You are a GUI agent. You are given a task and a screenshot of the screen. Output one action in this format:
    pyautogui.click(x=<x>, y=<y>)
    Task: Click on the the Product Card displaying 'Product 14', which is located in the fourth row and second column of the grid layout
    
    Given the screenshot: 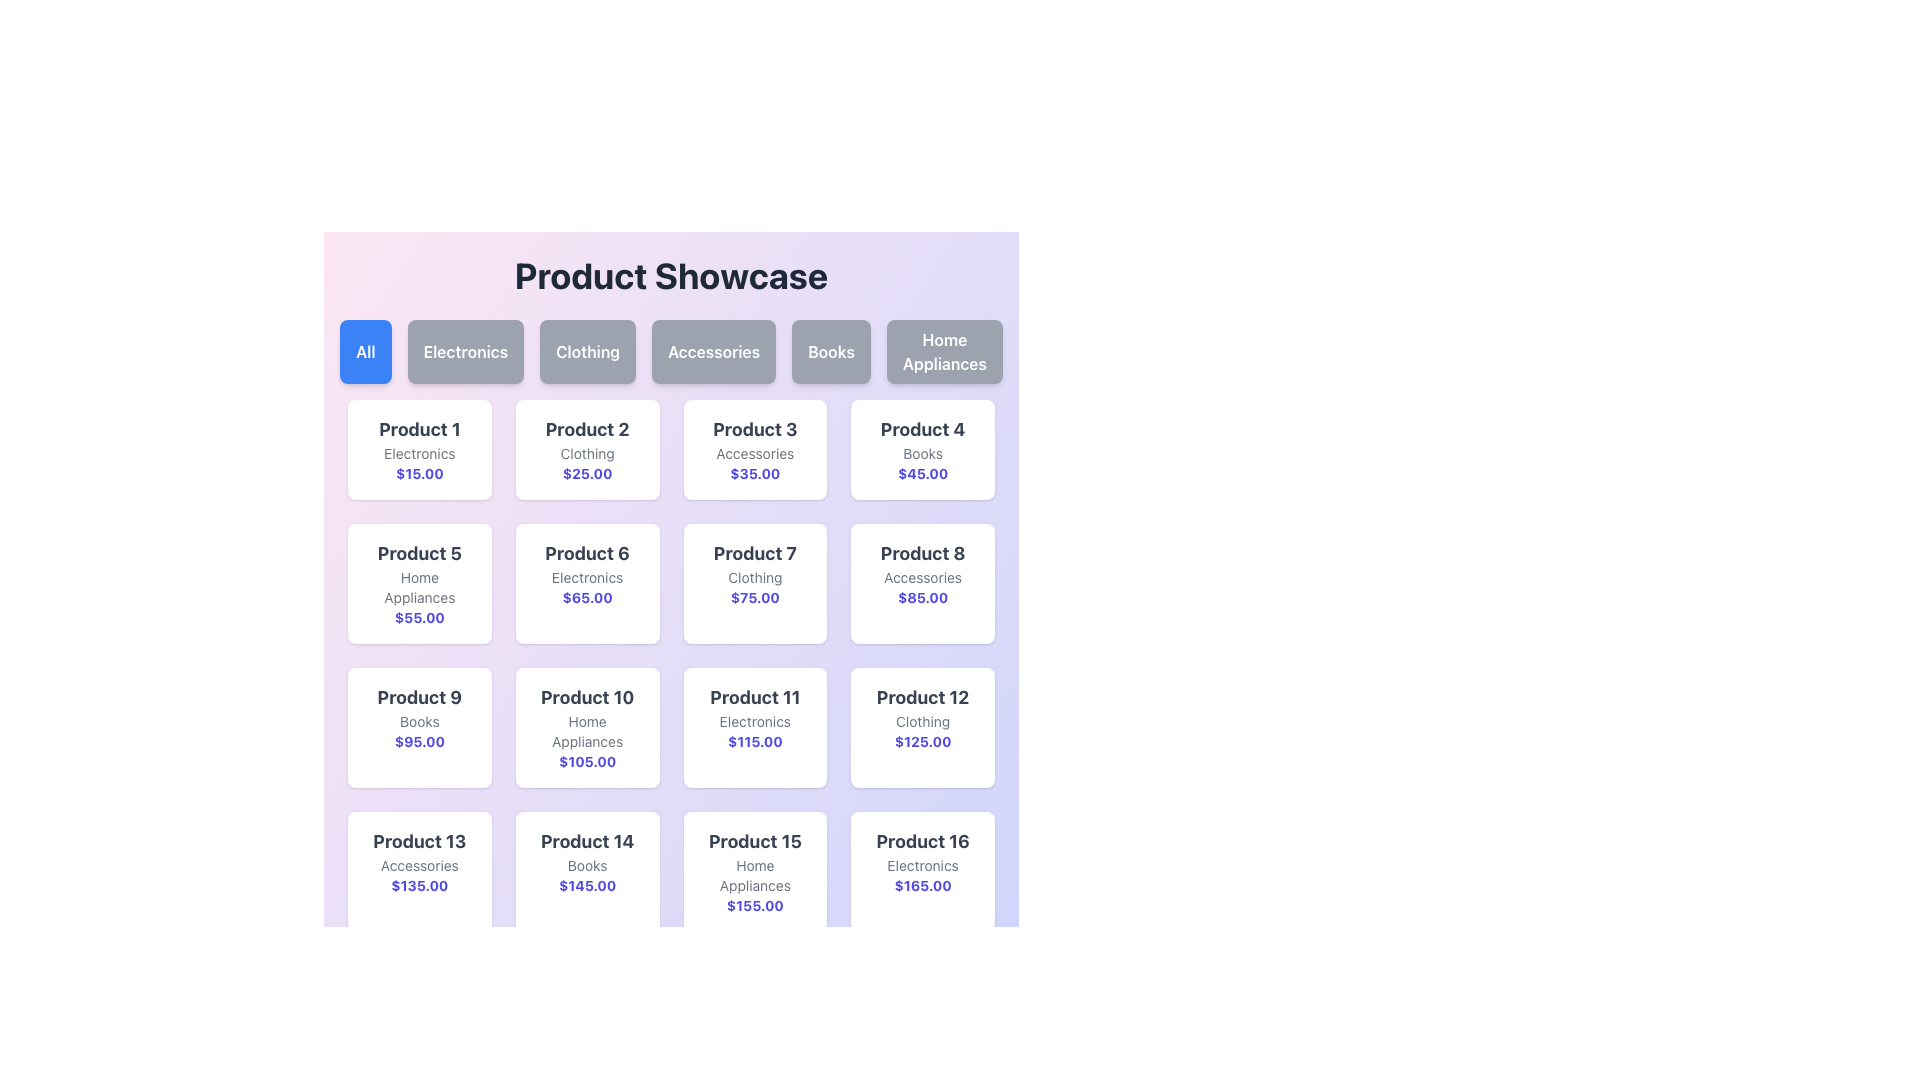 What is the action you would take?
    pyautogui.click(x=586, y=870)
    